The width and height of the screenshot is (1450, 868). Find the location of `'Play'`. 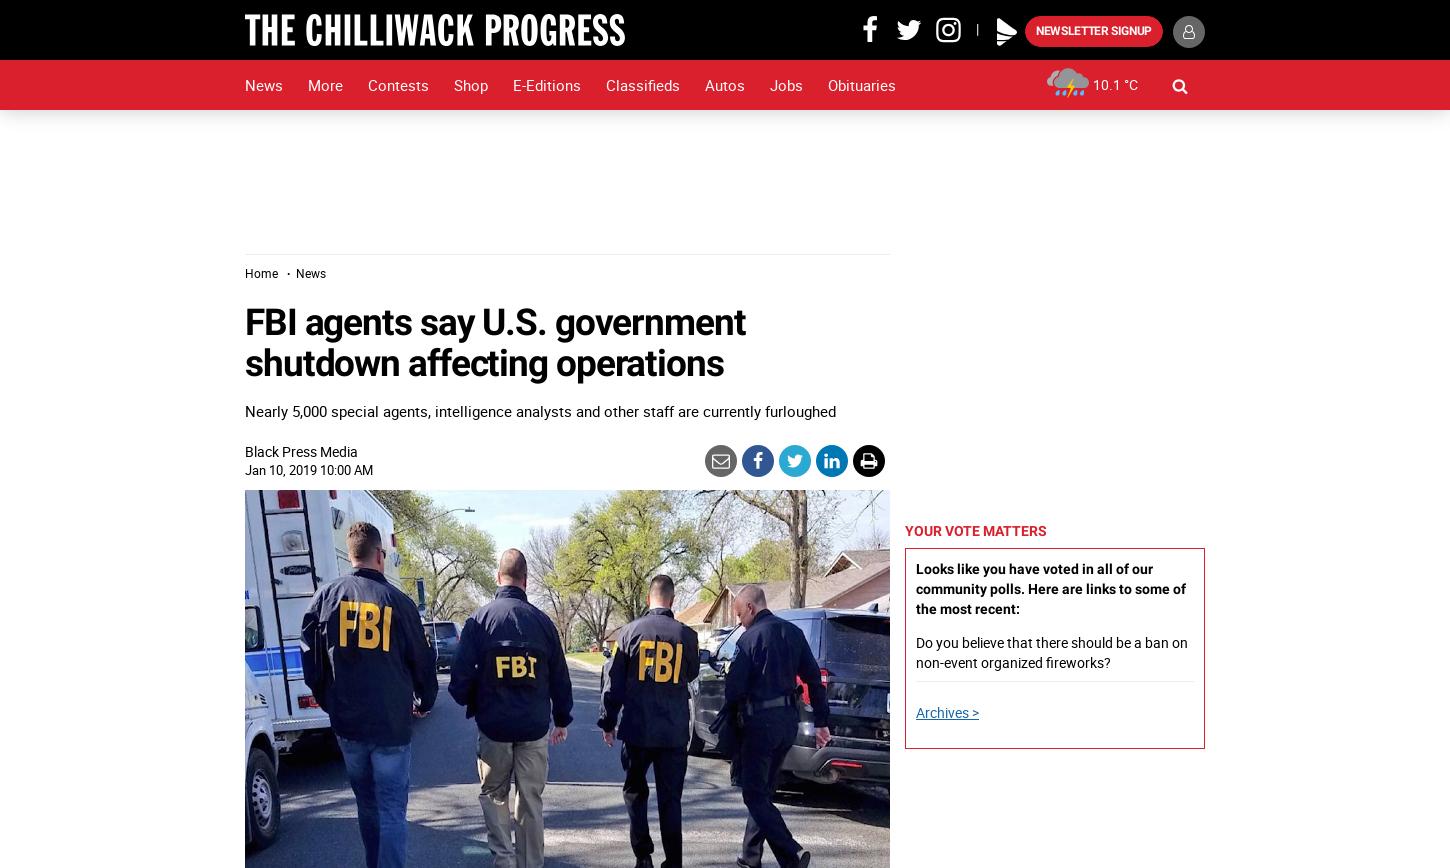

'Play' is located at coordinates (992, 17).